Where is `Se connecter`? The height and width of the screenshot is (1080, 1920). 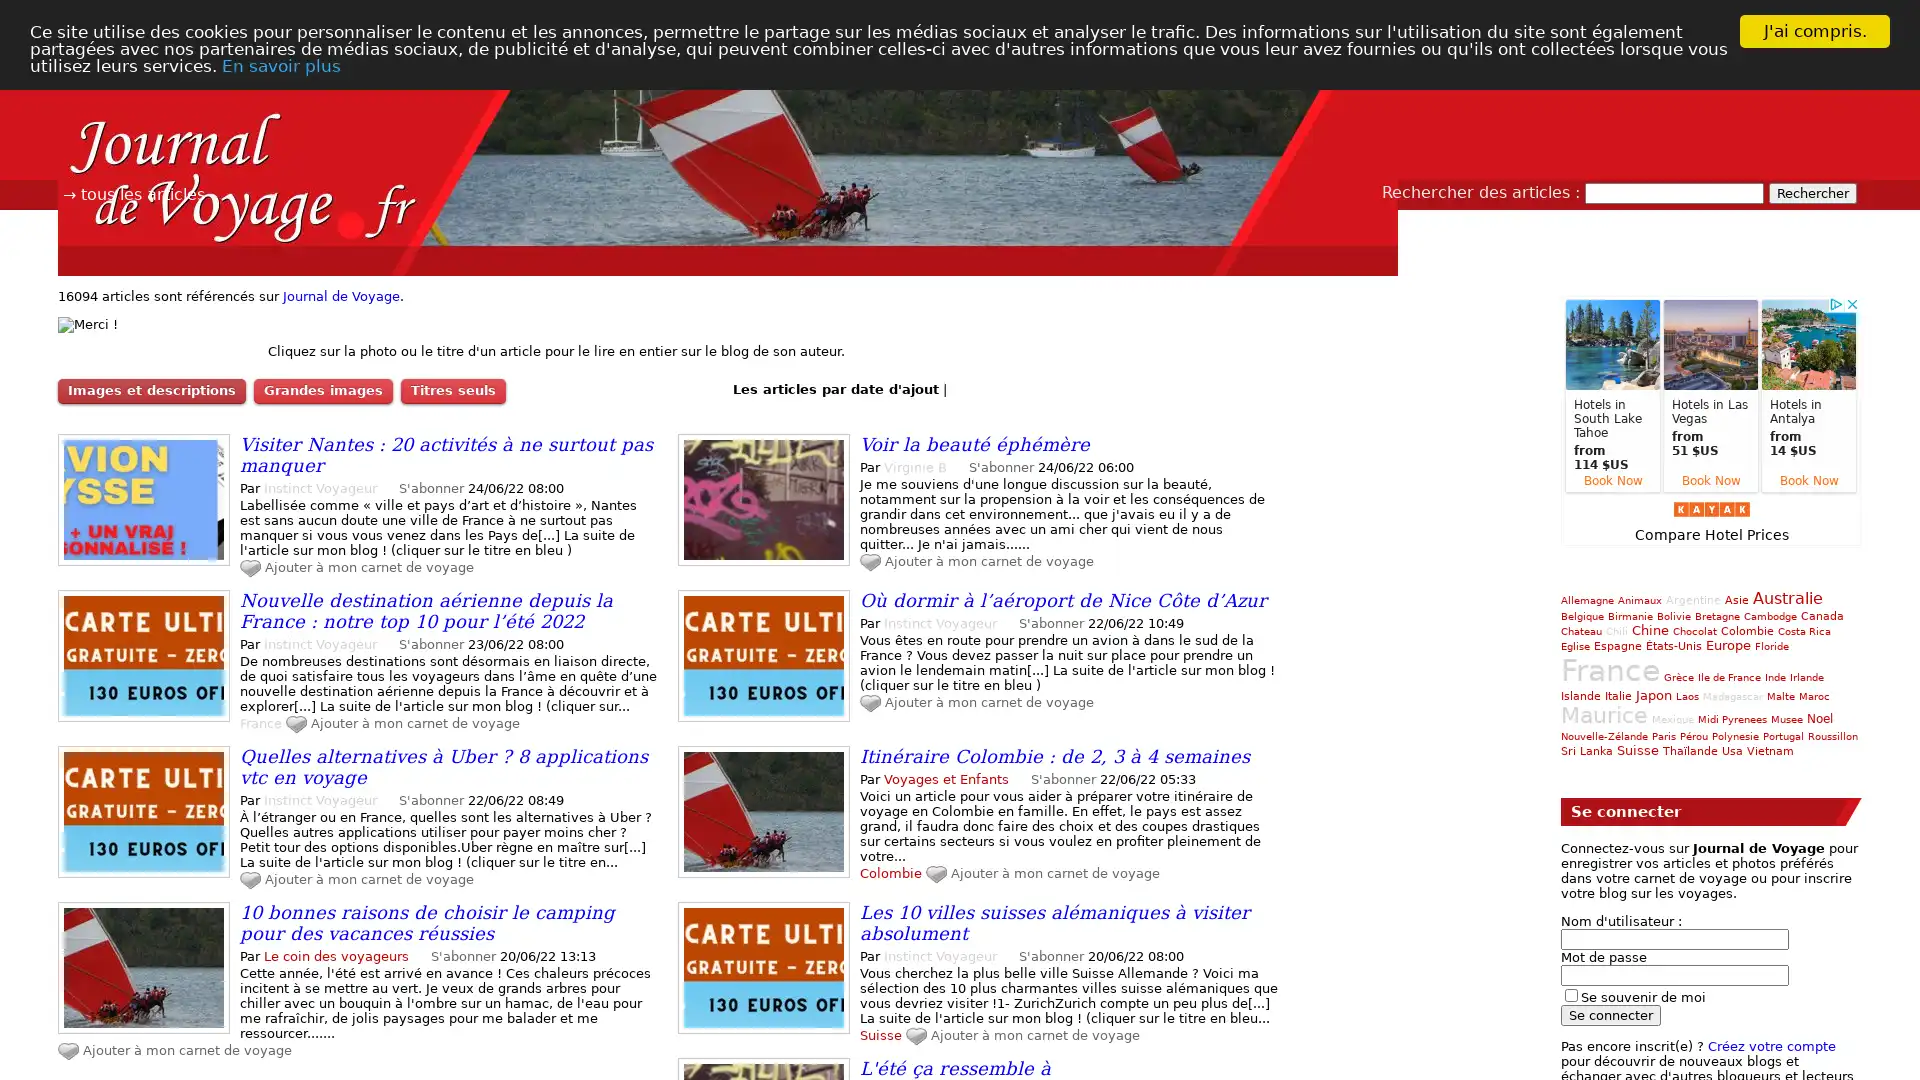
Se connecter is located at coordinates (1611, 1014).